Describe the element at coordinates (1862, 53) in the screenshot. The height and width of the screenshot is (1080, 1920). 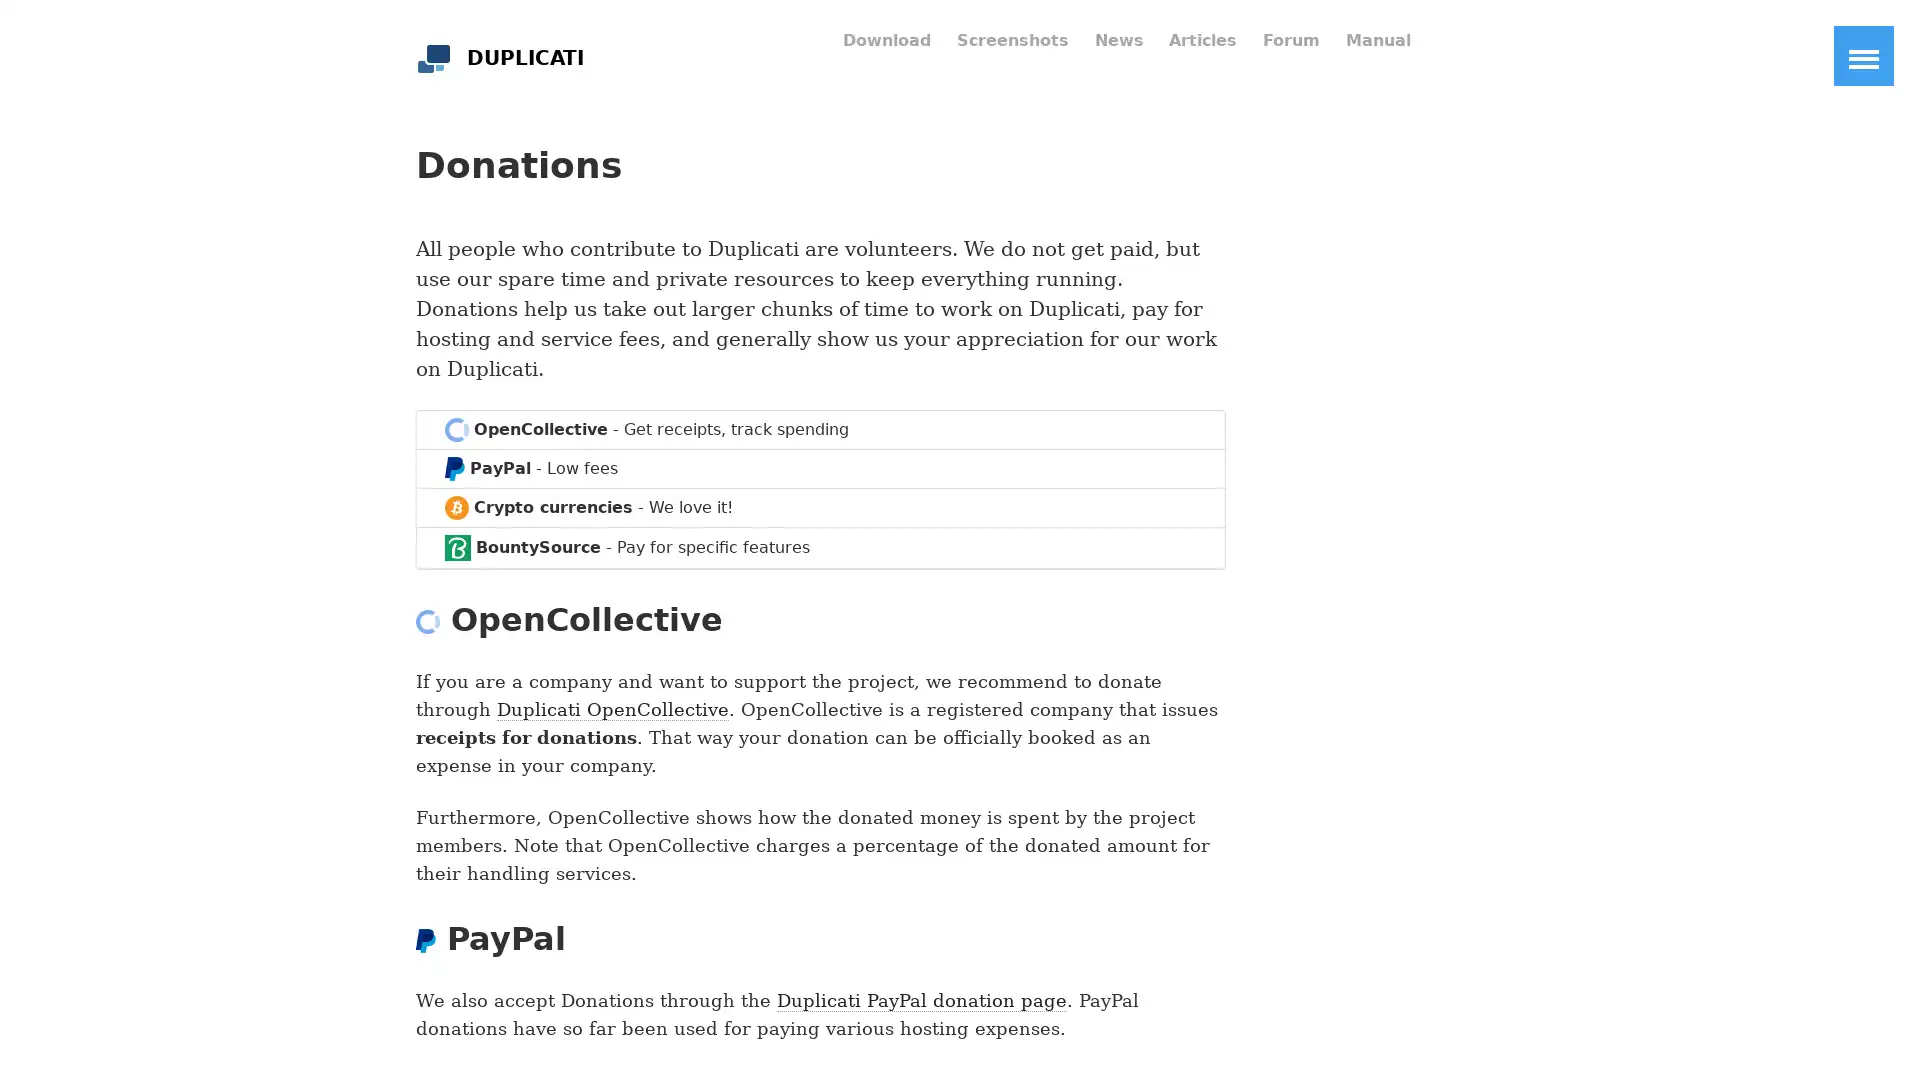
I see `Toggle Navigation` at that location.